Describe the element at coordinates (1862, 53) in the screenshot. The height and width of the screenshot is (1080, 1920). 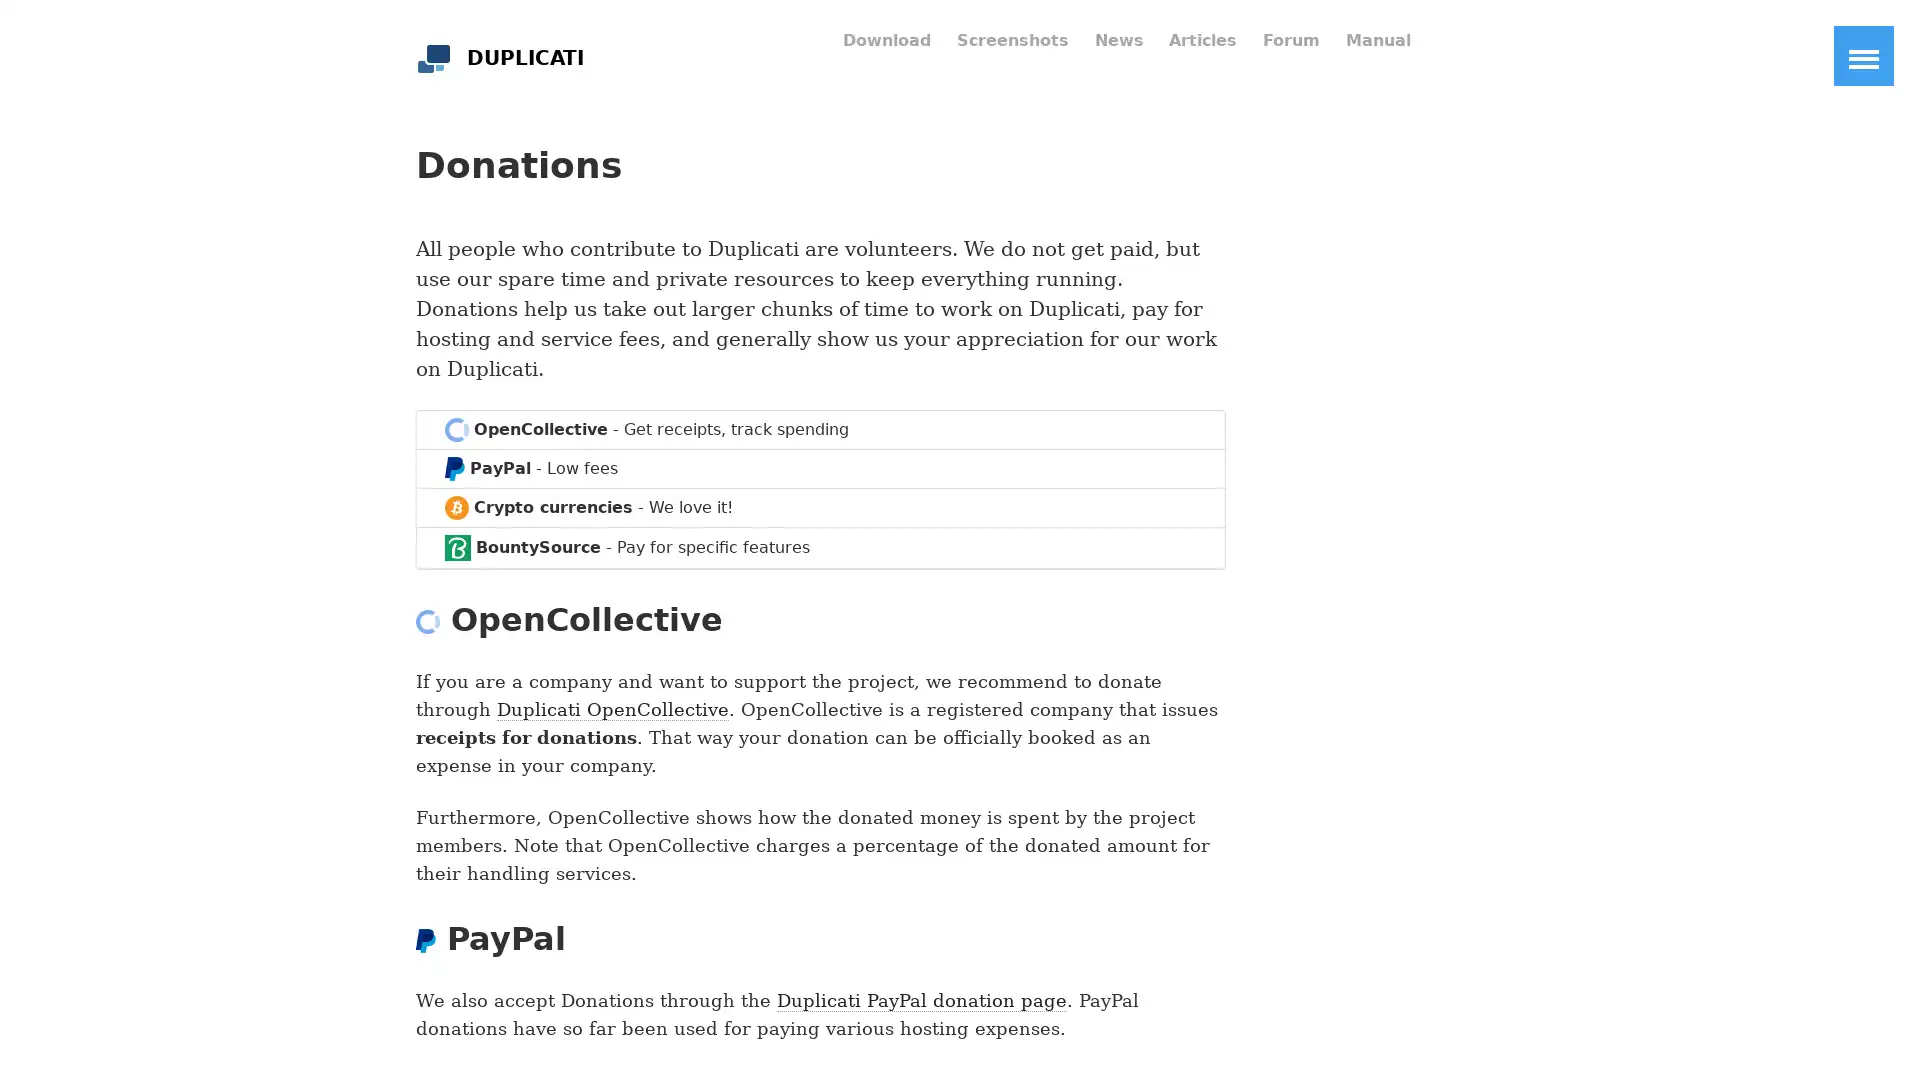
I see `Toggle Navigation` at that location.